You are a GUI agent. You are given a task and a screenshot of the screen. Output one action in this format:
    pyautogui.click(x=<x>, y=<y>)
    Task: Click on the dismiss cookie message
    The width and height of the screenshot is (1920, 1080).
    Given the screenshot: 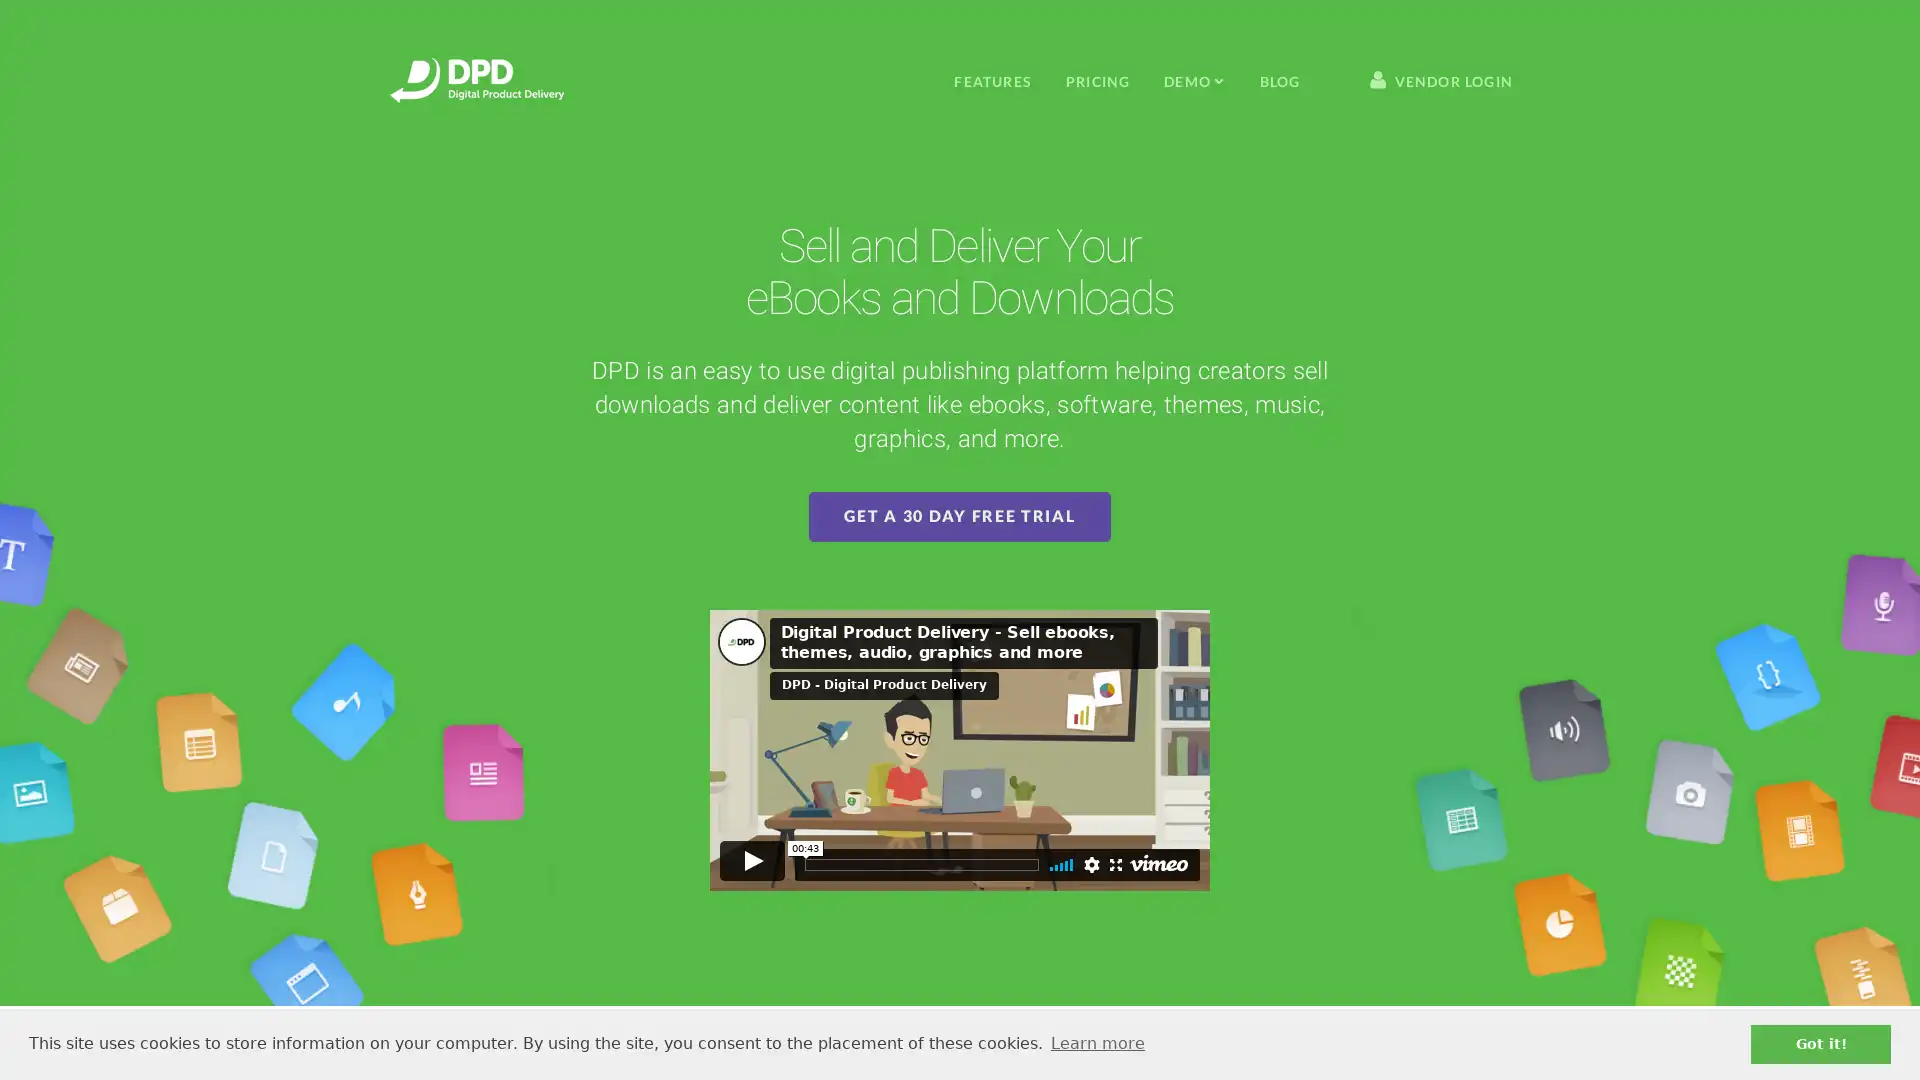 What is the action you would take?
    pyautogui.click(x=1820, y=1043)
    